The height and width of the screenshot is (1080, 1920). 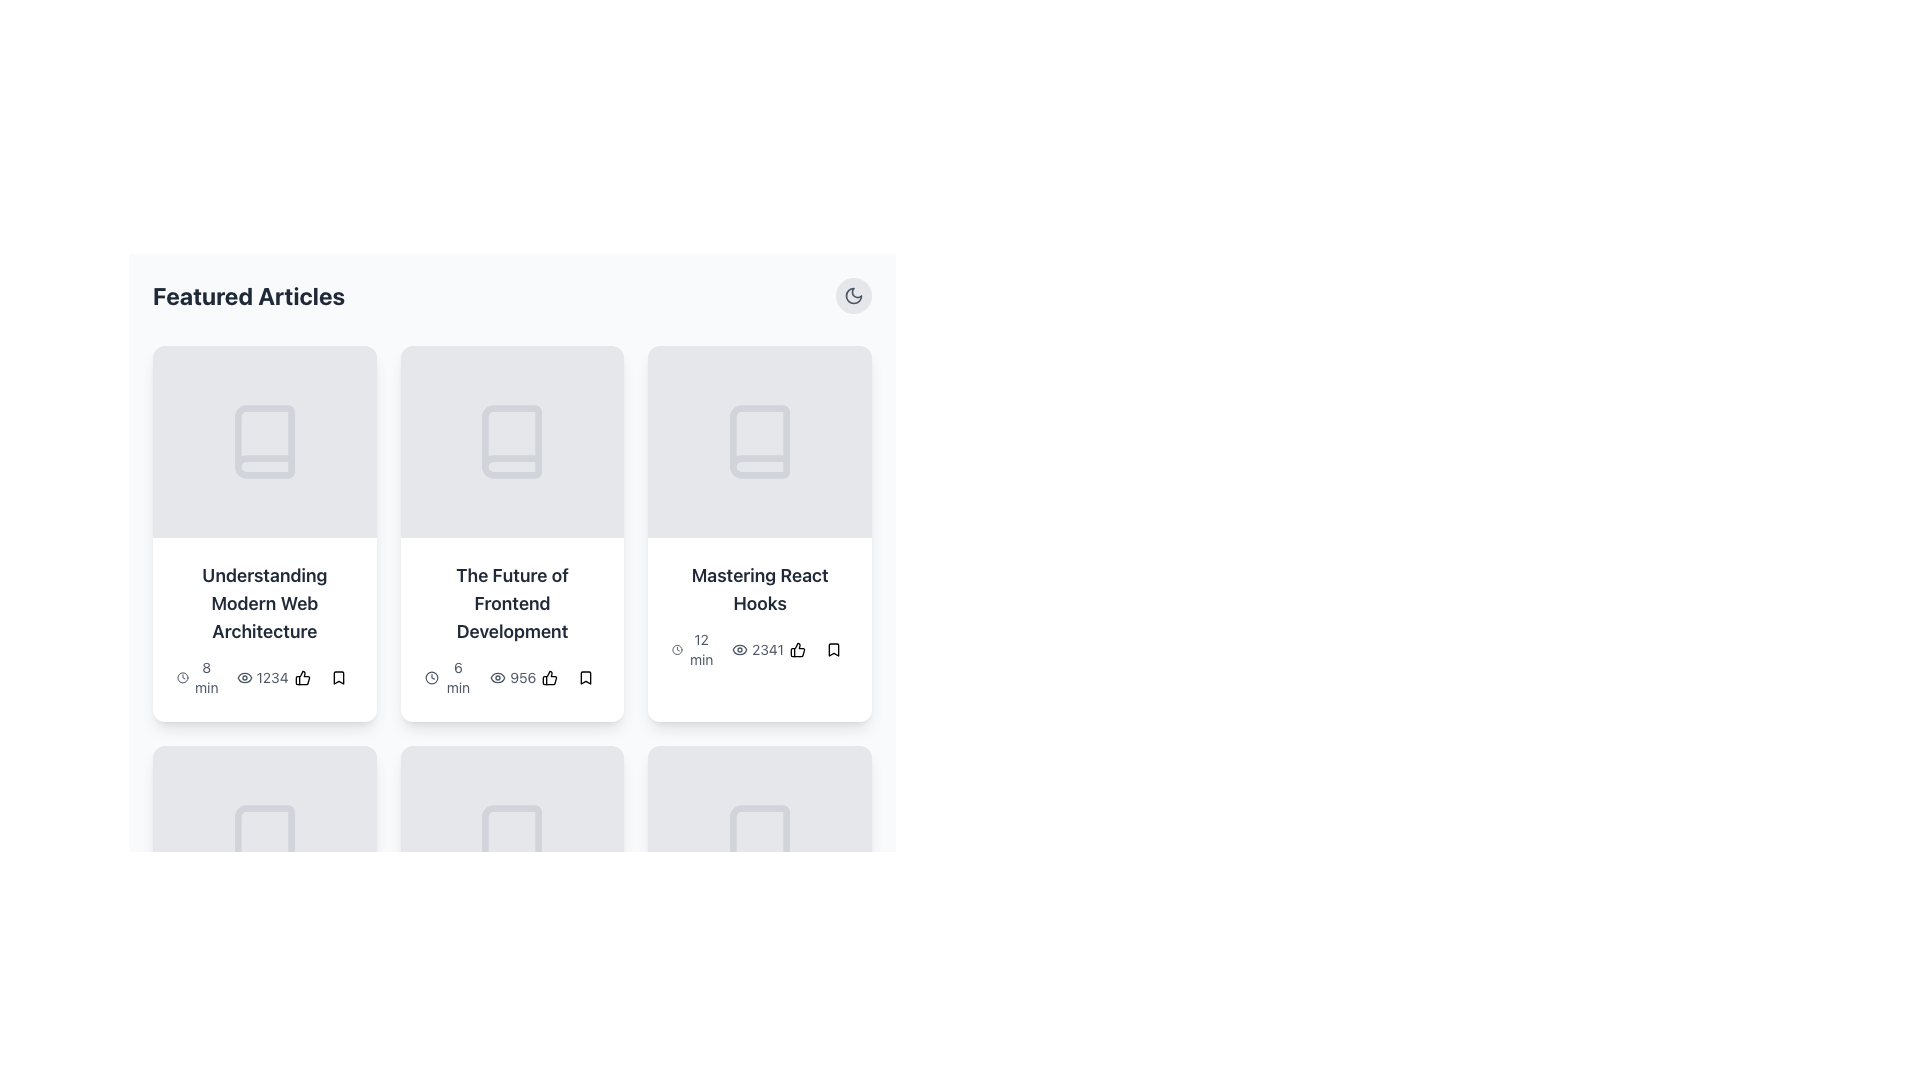 I want to click on the eye-shaped icon representing view count located in the third card of the first row, adjacent to the number '2341', so click(x=738, y=650).